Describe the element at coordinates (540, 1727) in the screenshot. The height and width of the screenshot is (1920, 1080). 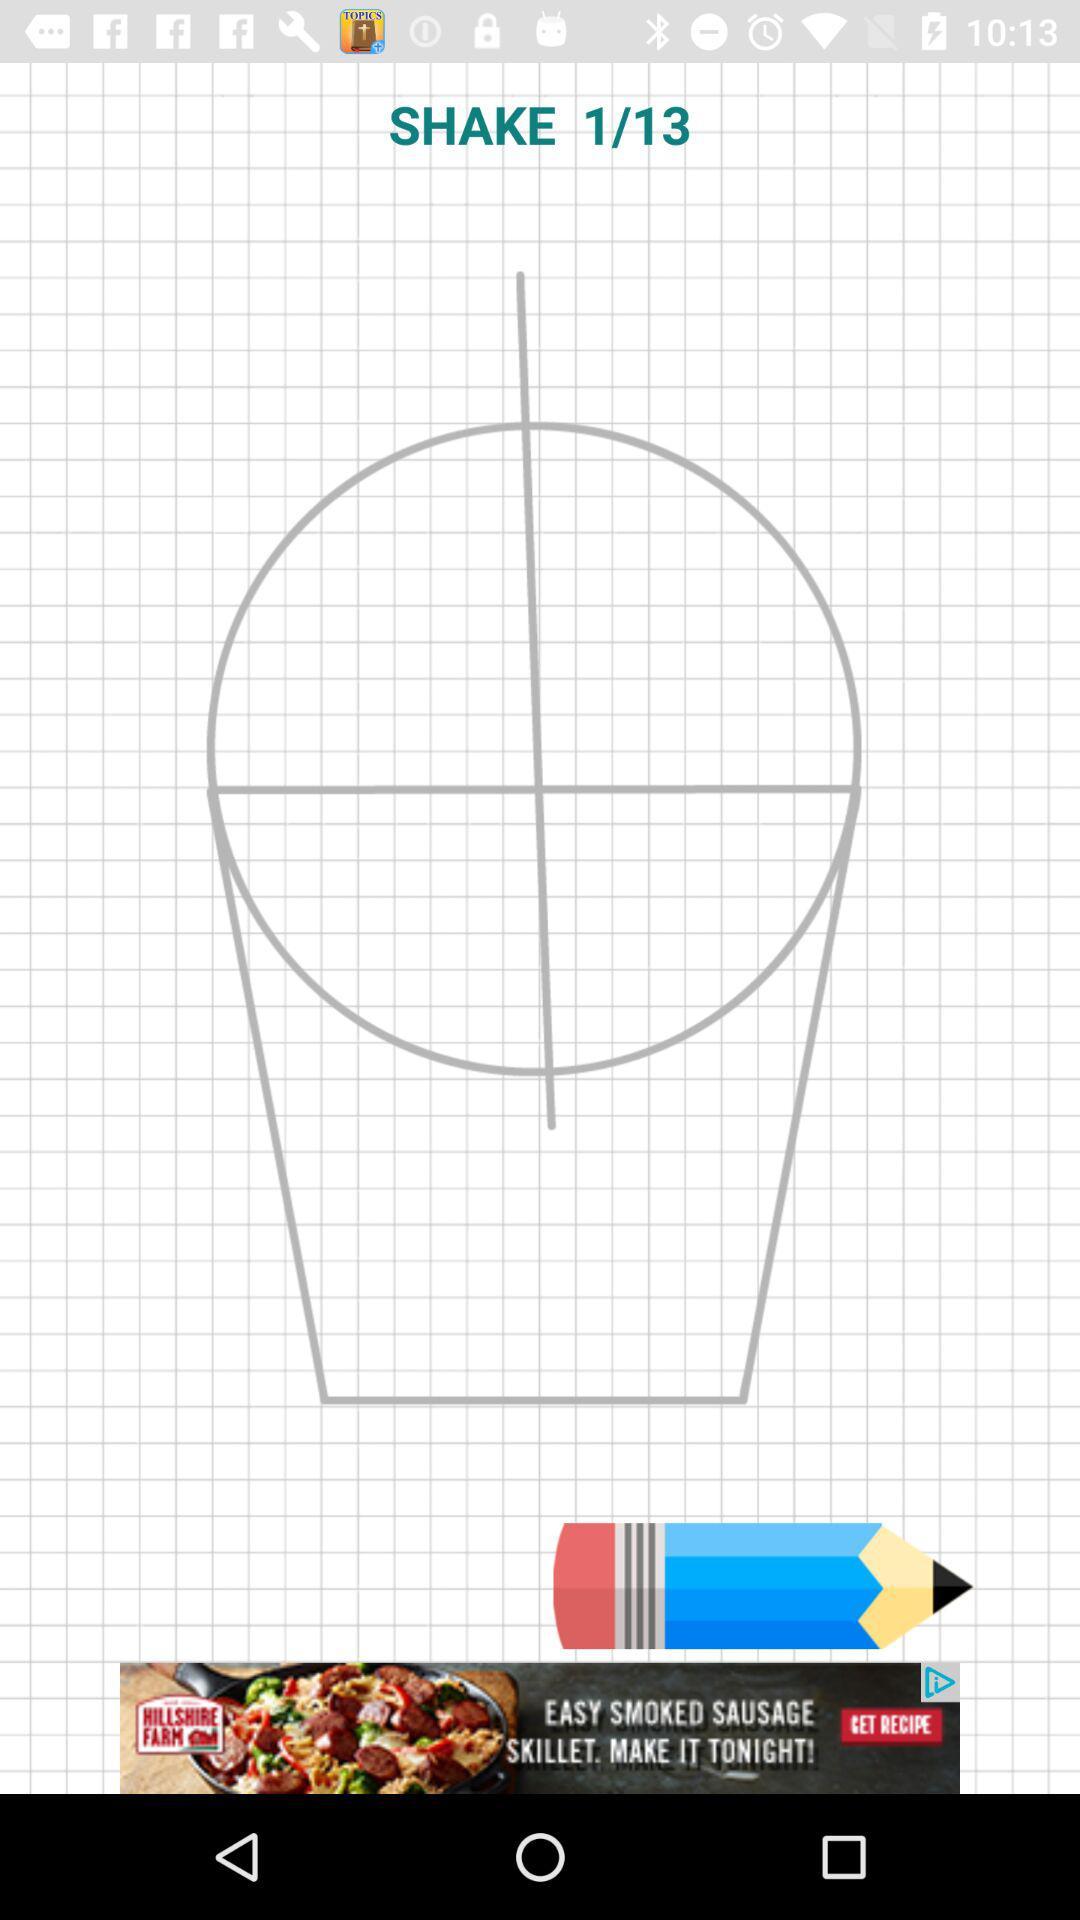
I see `advertisement` at that location.